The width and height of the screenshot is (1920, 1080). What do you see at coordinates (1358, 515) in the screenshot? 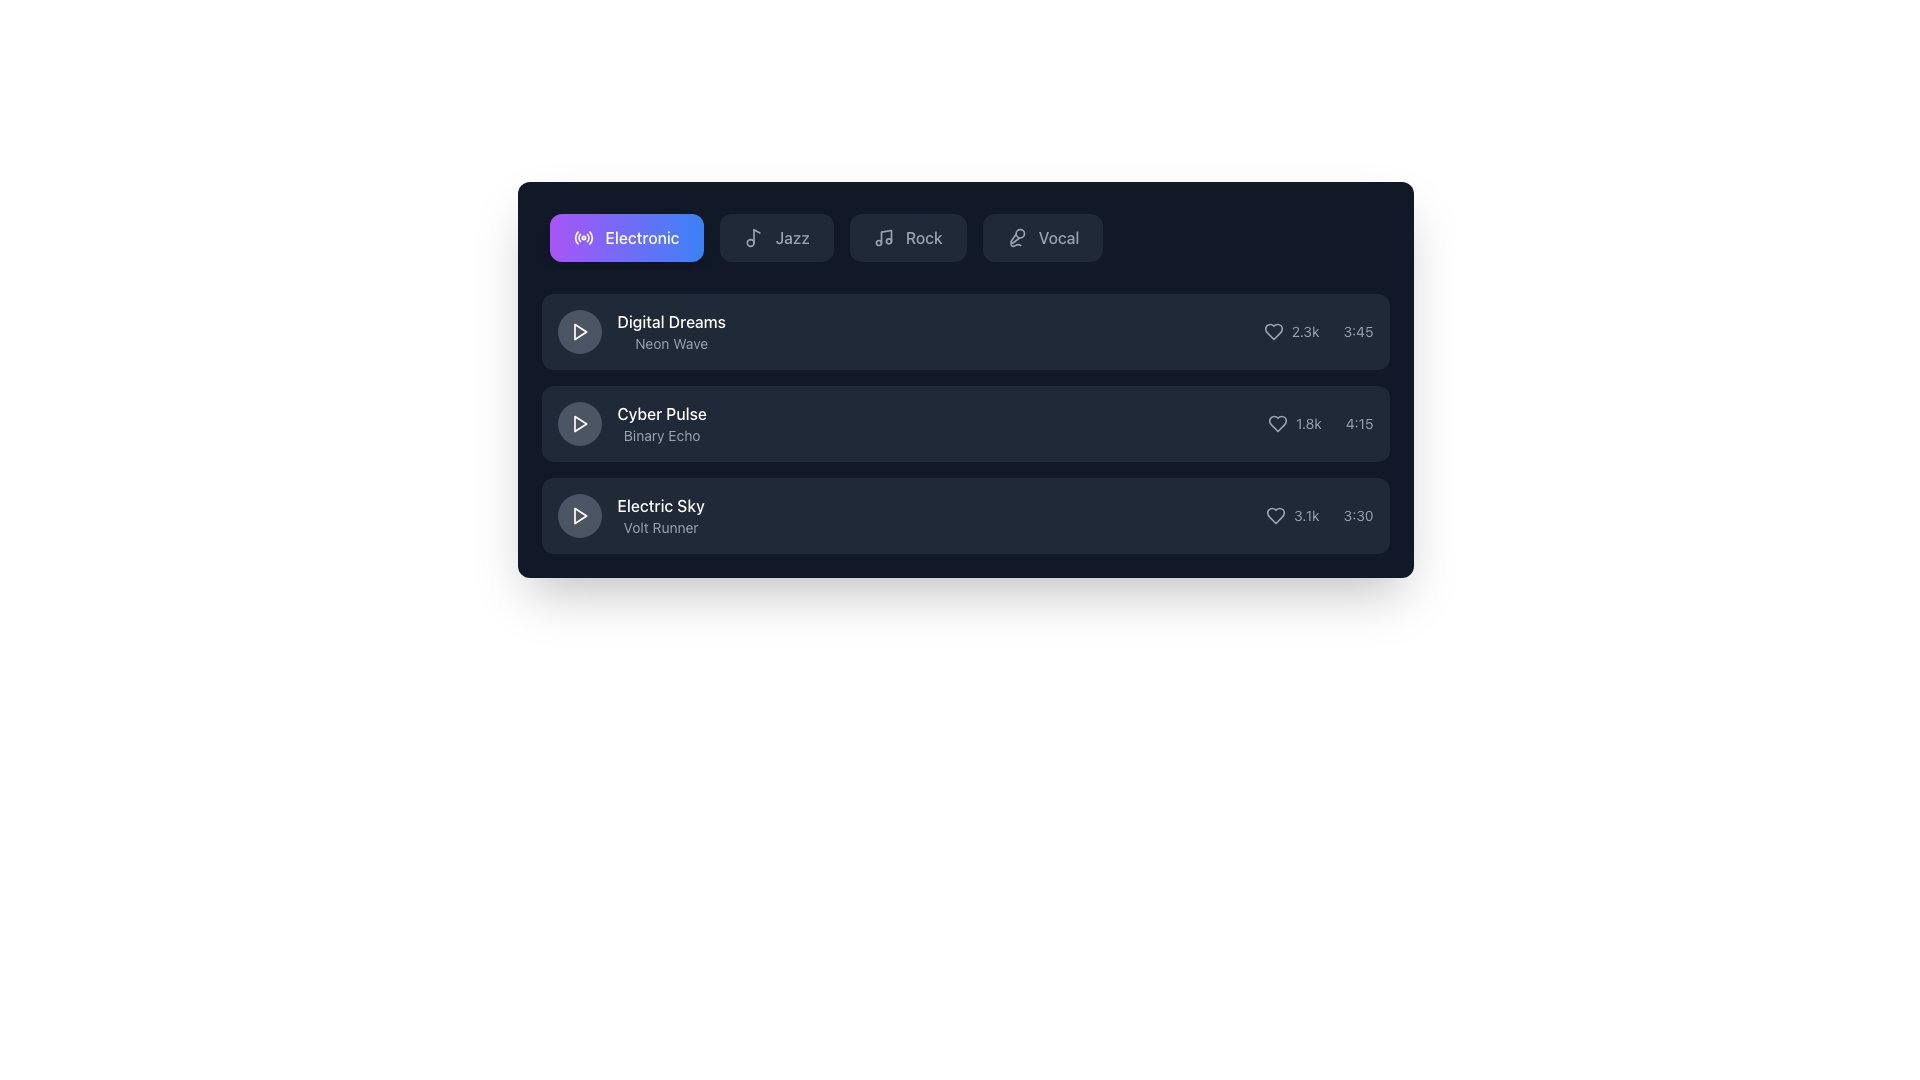
I see `text displayed in the Text Label located at the far-right end of the third row, next to a '3.1k' text and a heart icon` at bounding box center [1358, 515].